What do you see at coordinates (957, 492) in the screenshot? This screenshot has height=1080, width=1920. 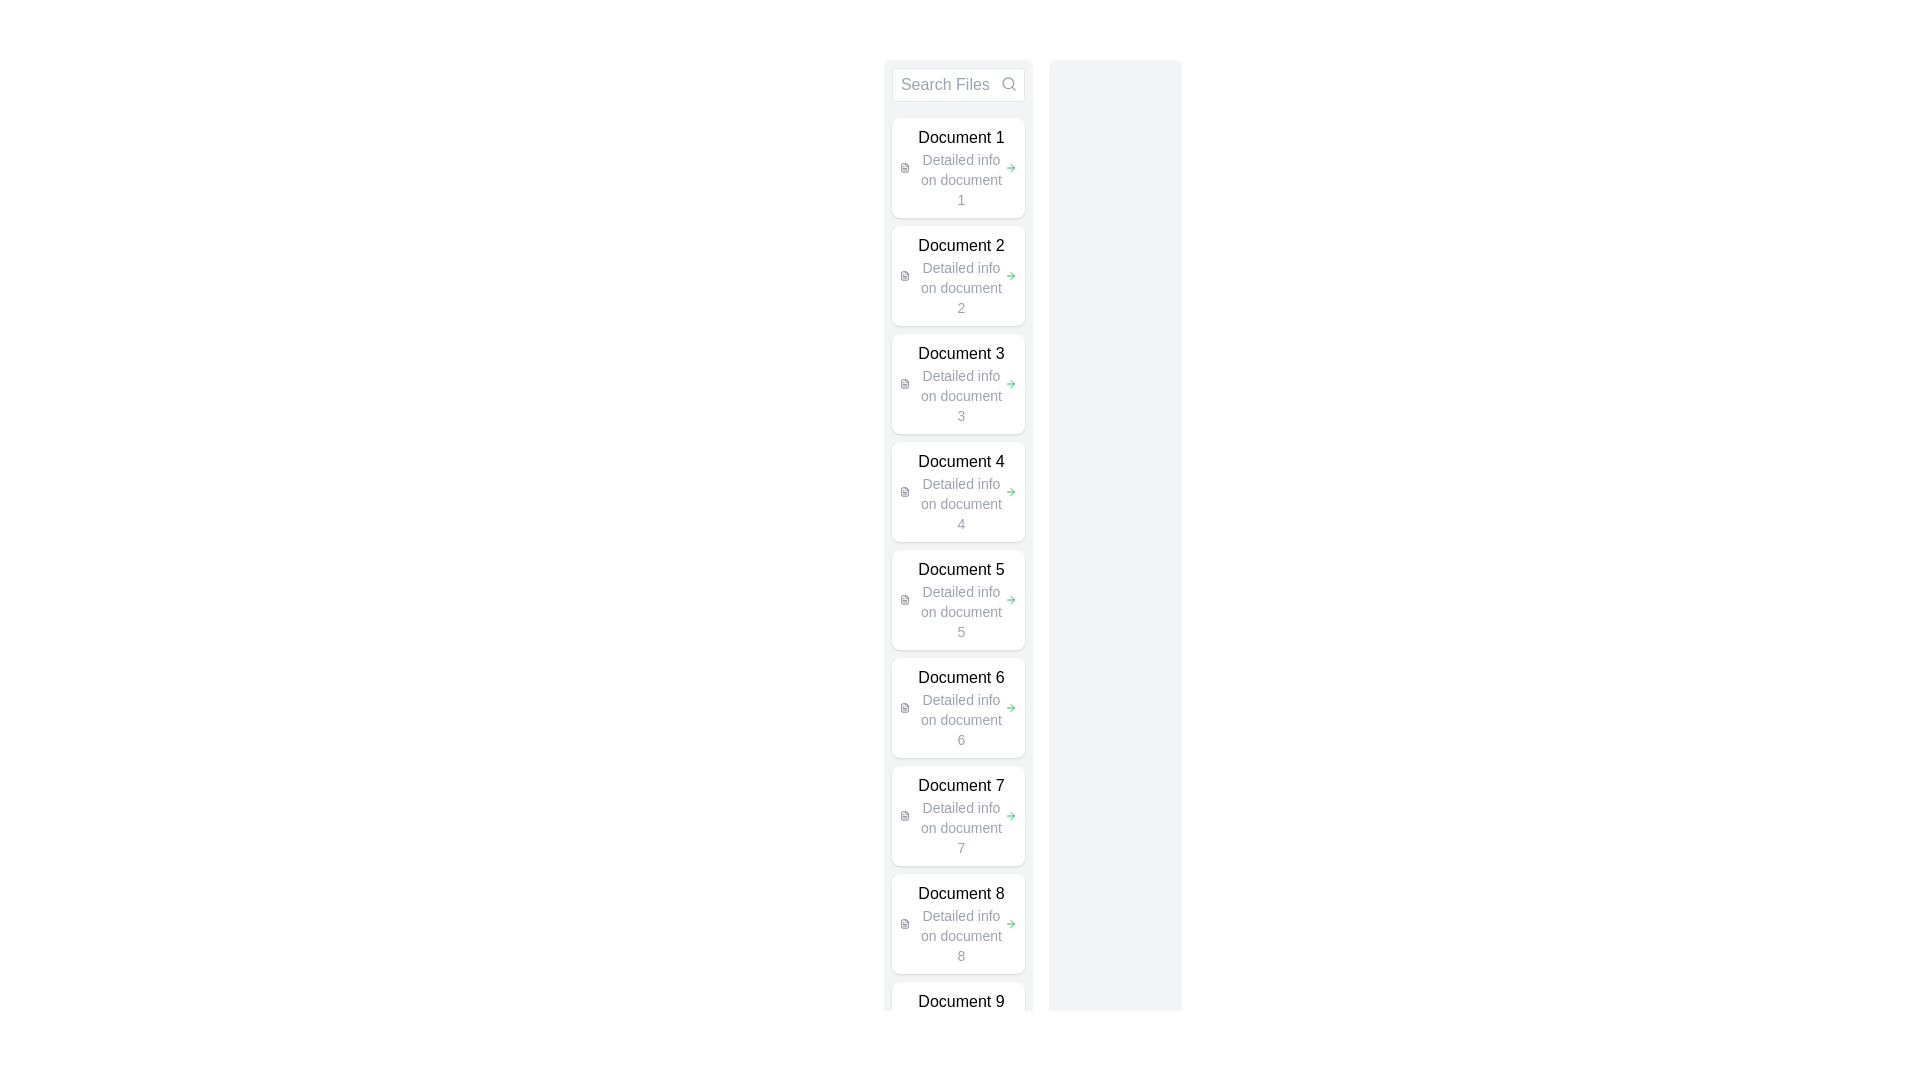 I see `the fourth item in the list labeled 'Document 4'` at bounding box center [957, 492].